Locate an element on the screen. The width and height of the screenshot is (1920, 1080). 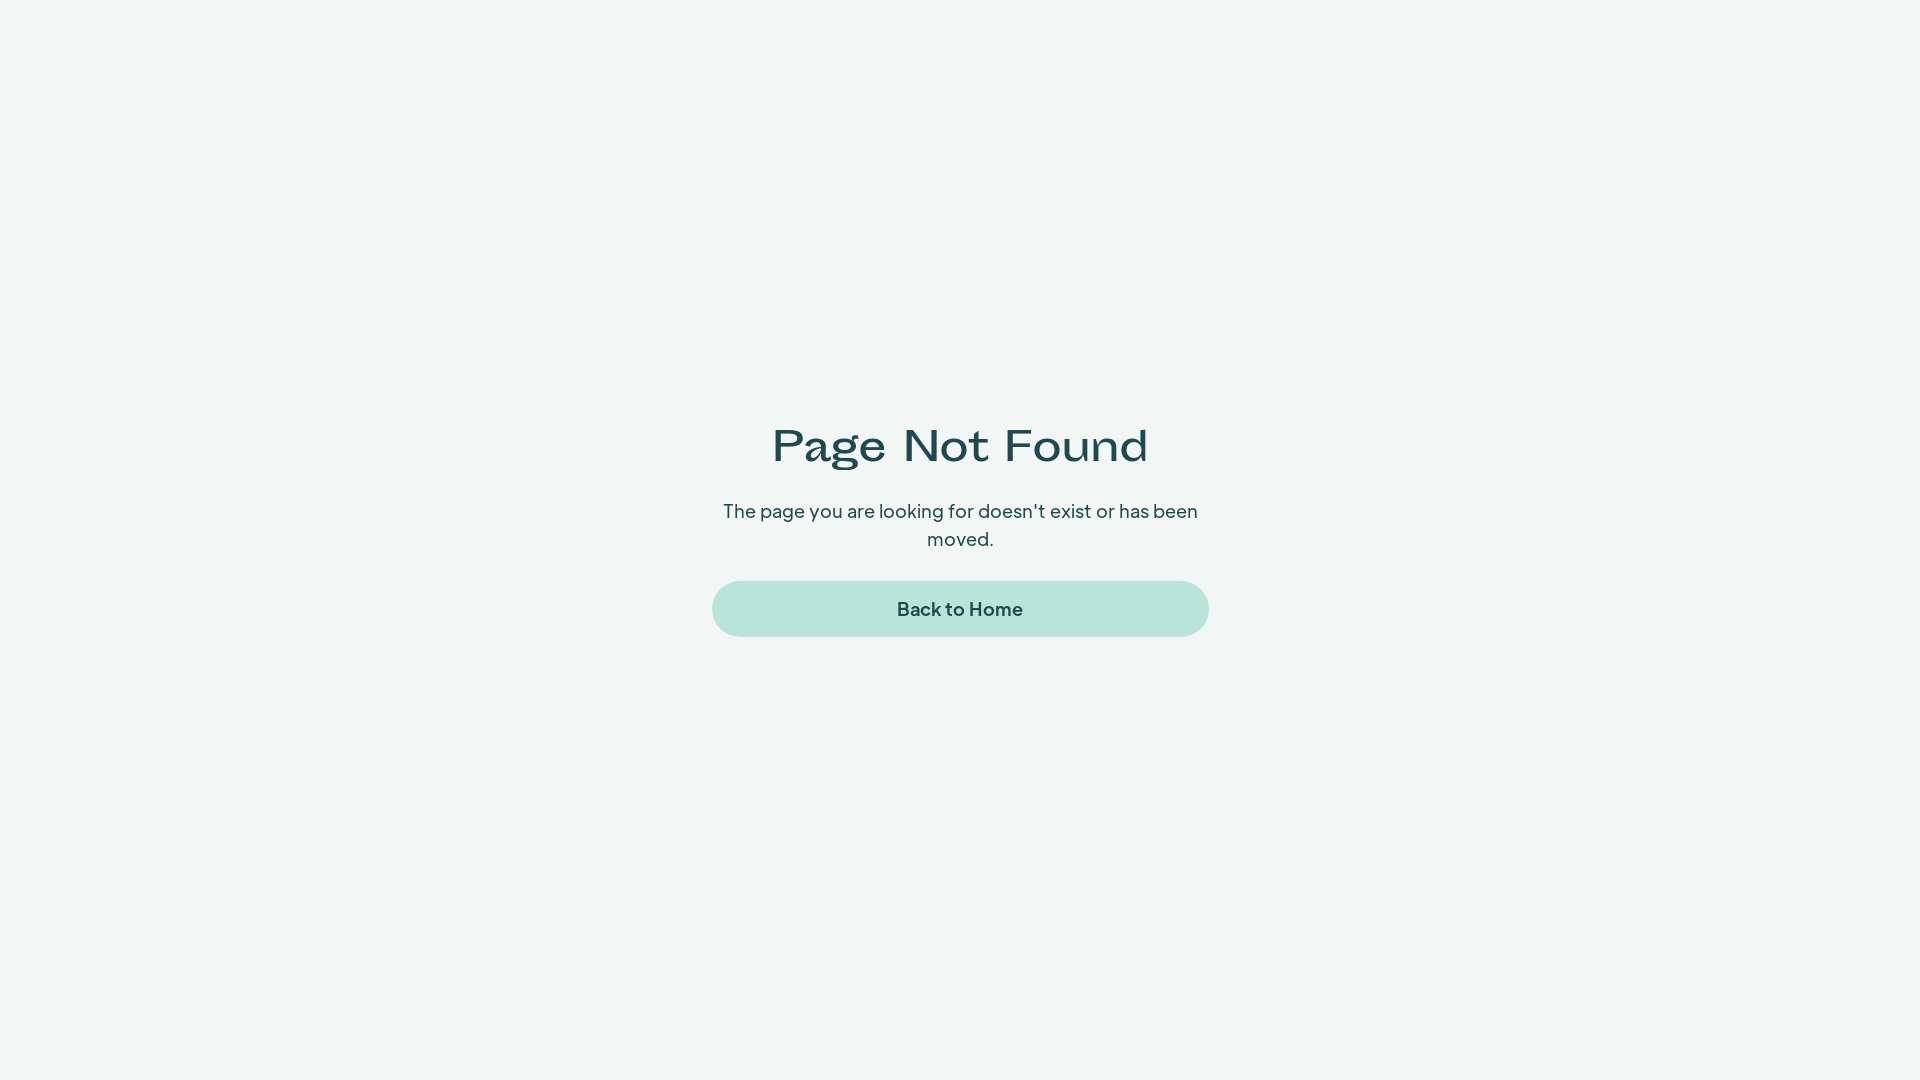
'Back to Home' is located at coordinates (960, 608).